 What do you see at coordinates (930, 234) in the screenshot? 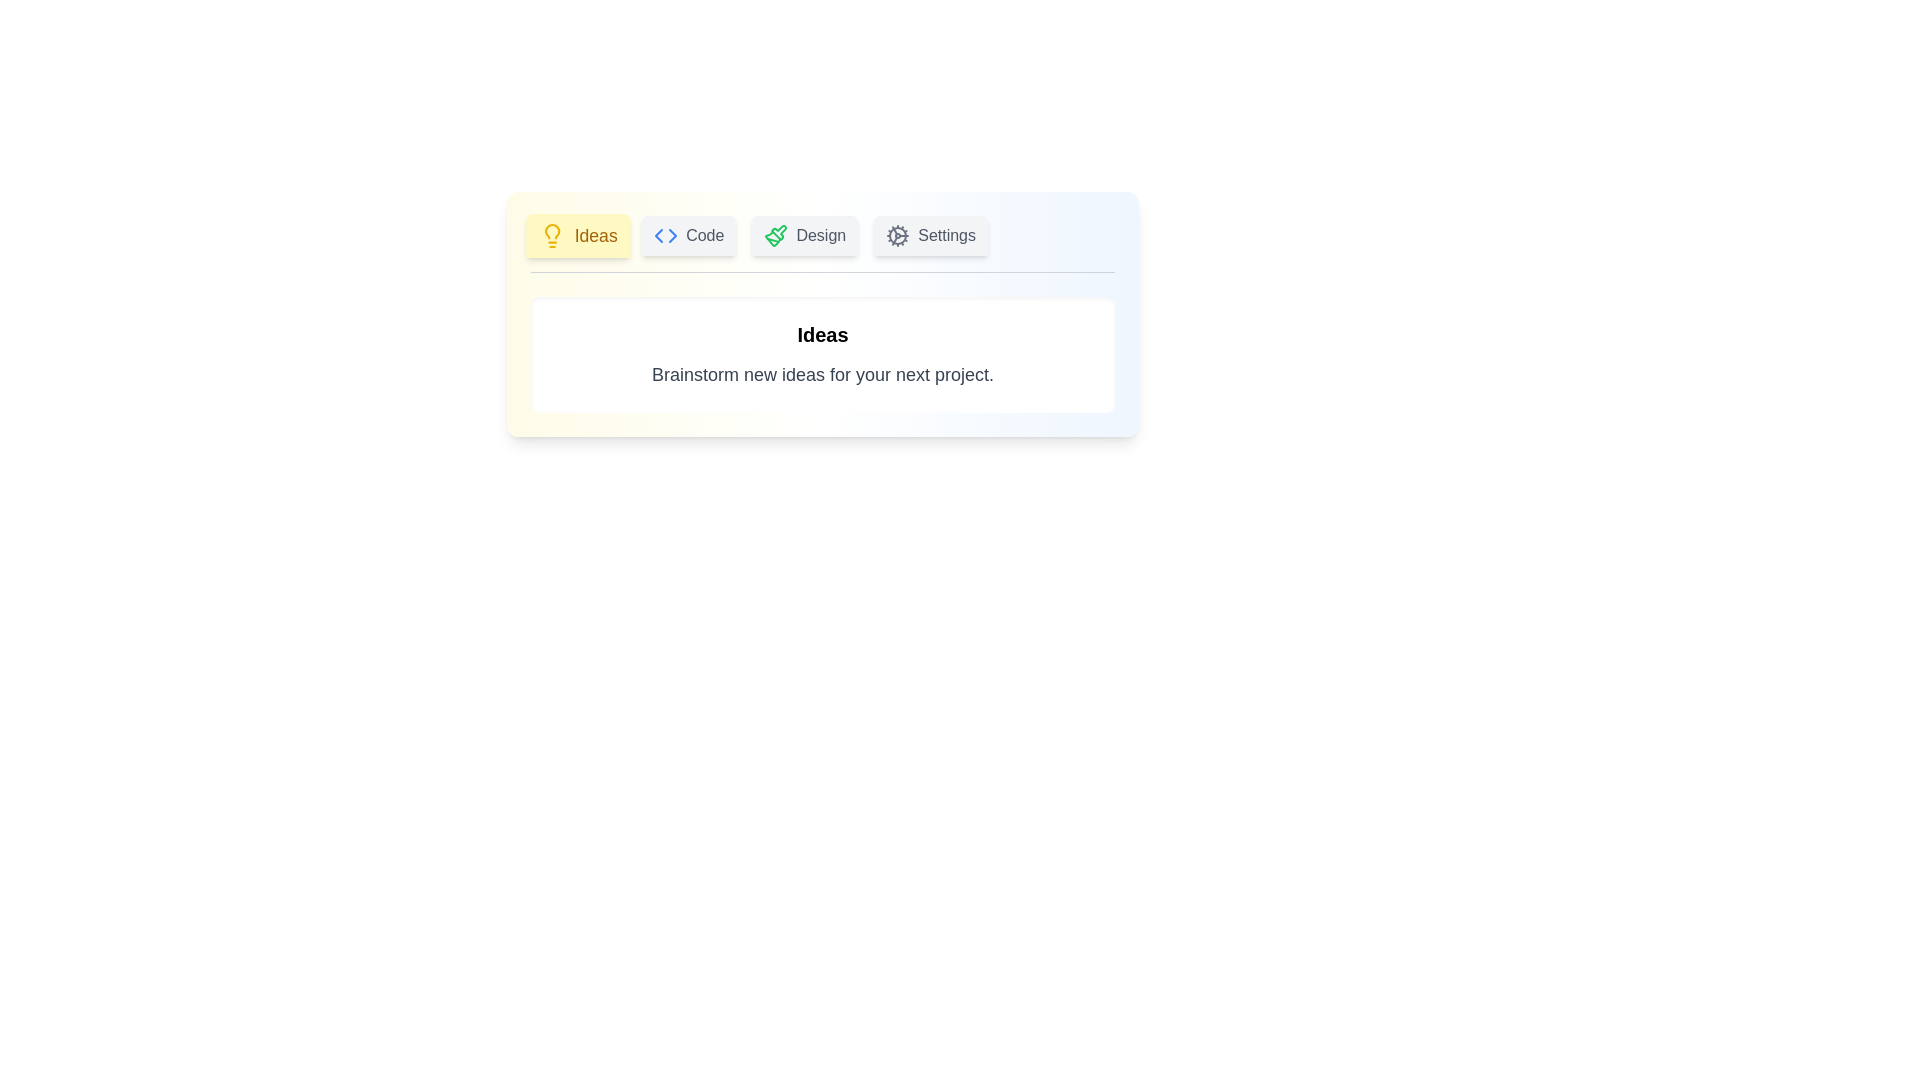
I see `the Settings tab` at bounding box center [930, 234].